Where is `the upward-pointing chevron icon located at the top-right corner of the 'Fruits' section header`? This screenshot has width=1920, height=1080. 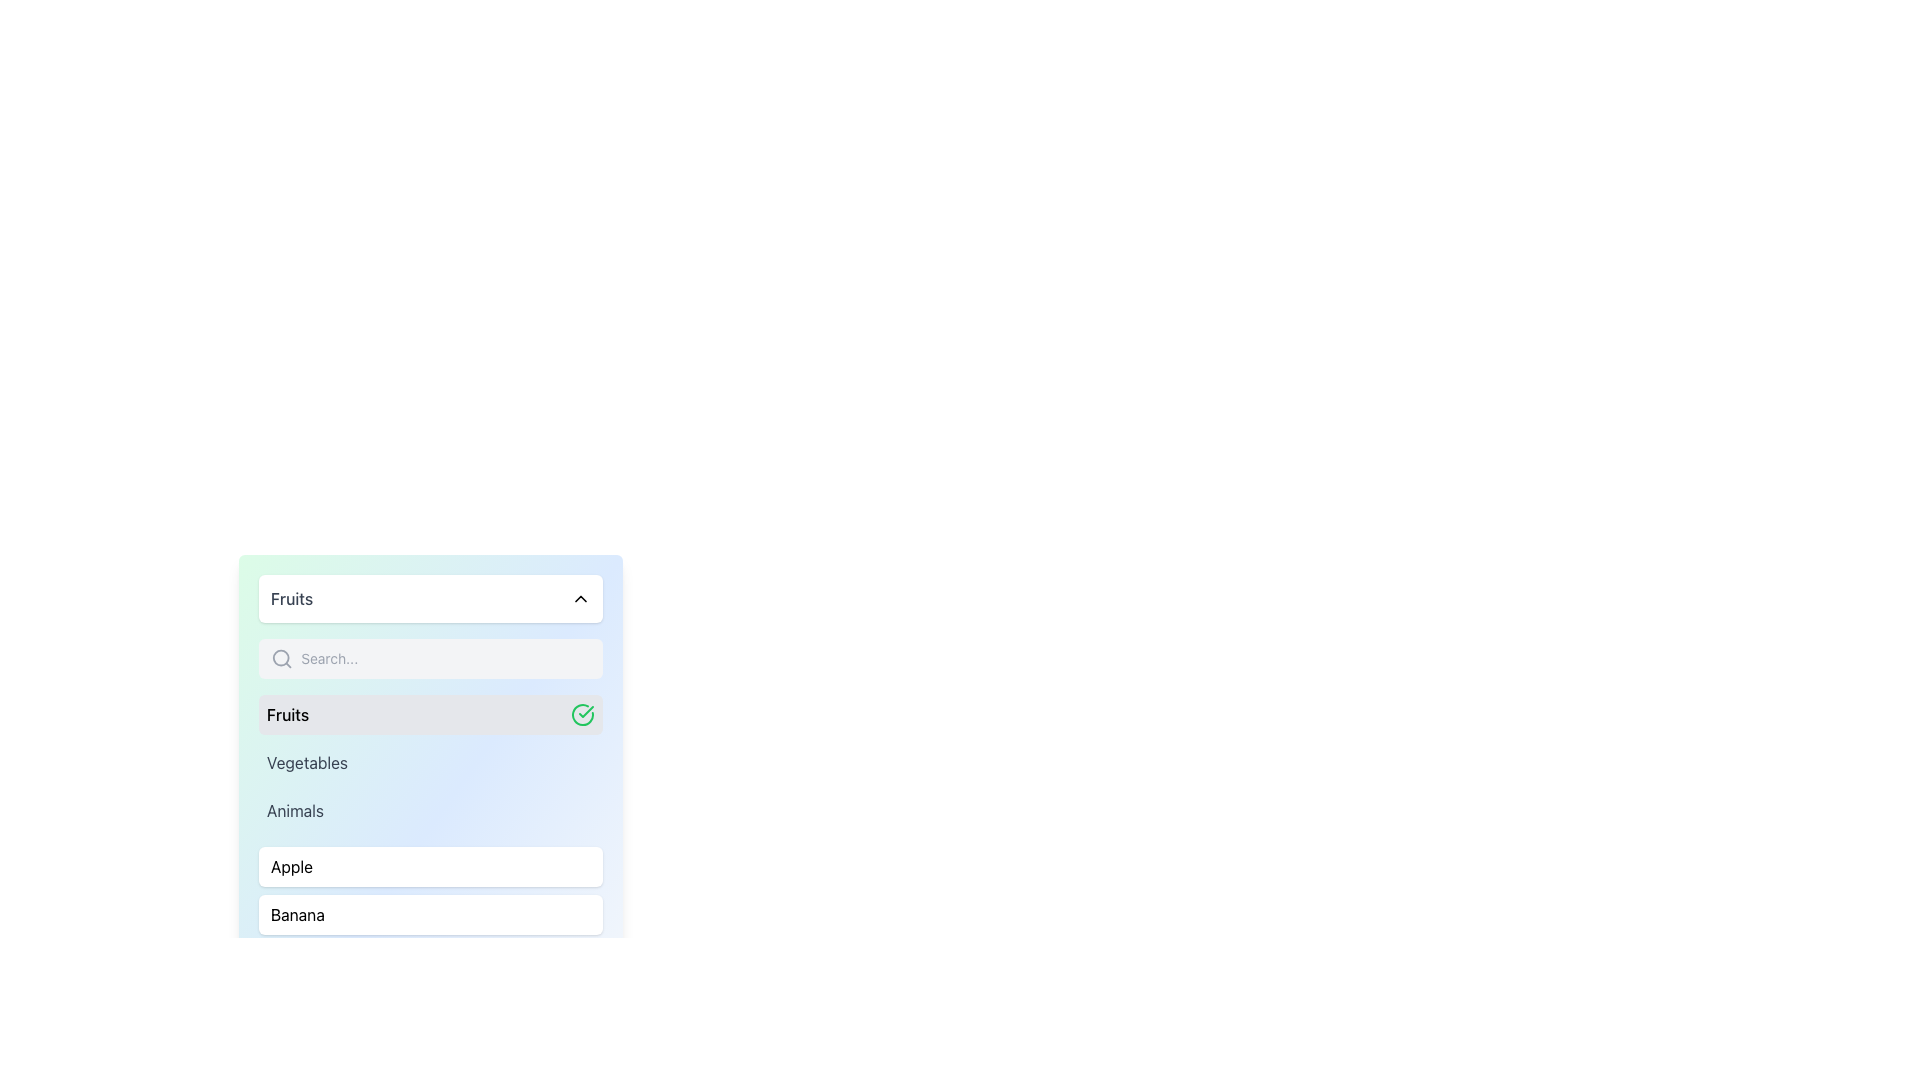 the upward-pointing chevron icon located at the top-right corner of the 'Fruits' section header is located at coordinates (579, 597).